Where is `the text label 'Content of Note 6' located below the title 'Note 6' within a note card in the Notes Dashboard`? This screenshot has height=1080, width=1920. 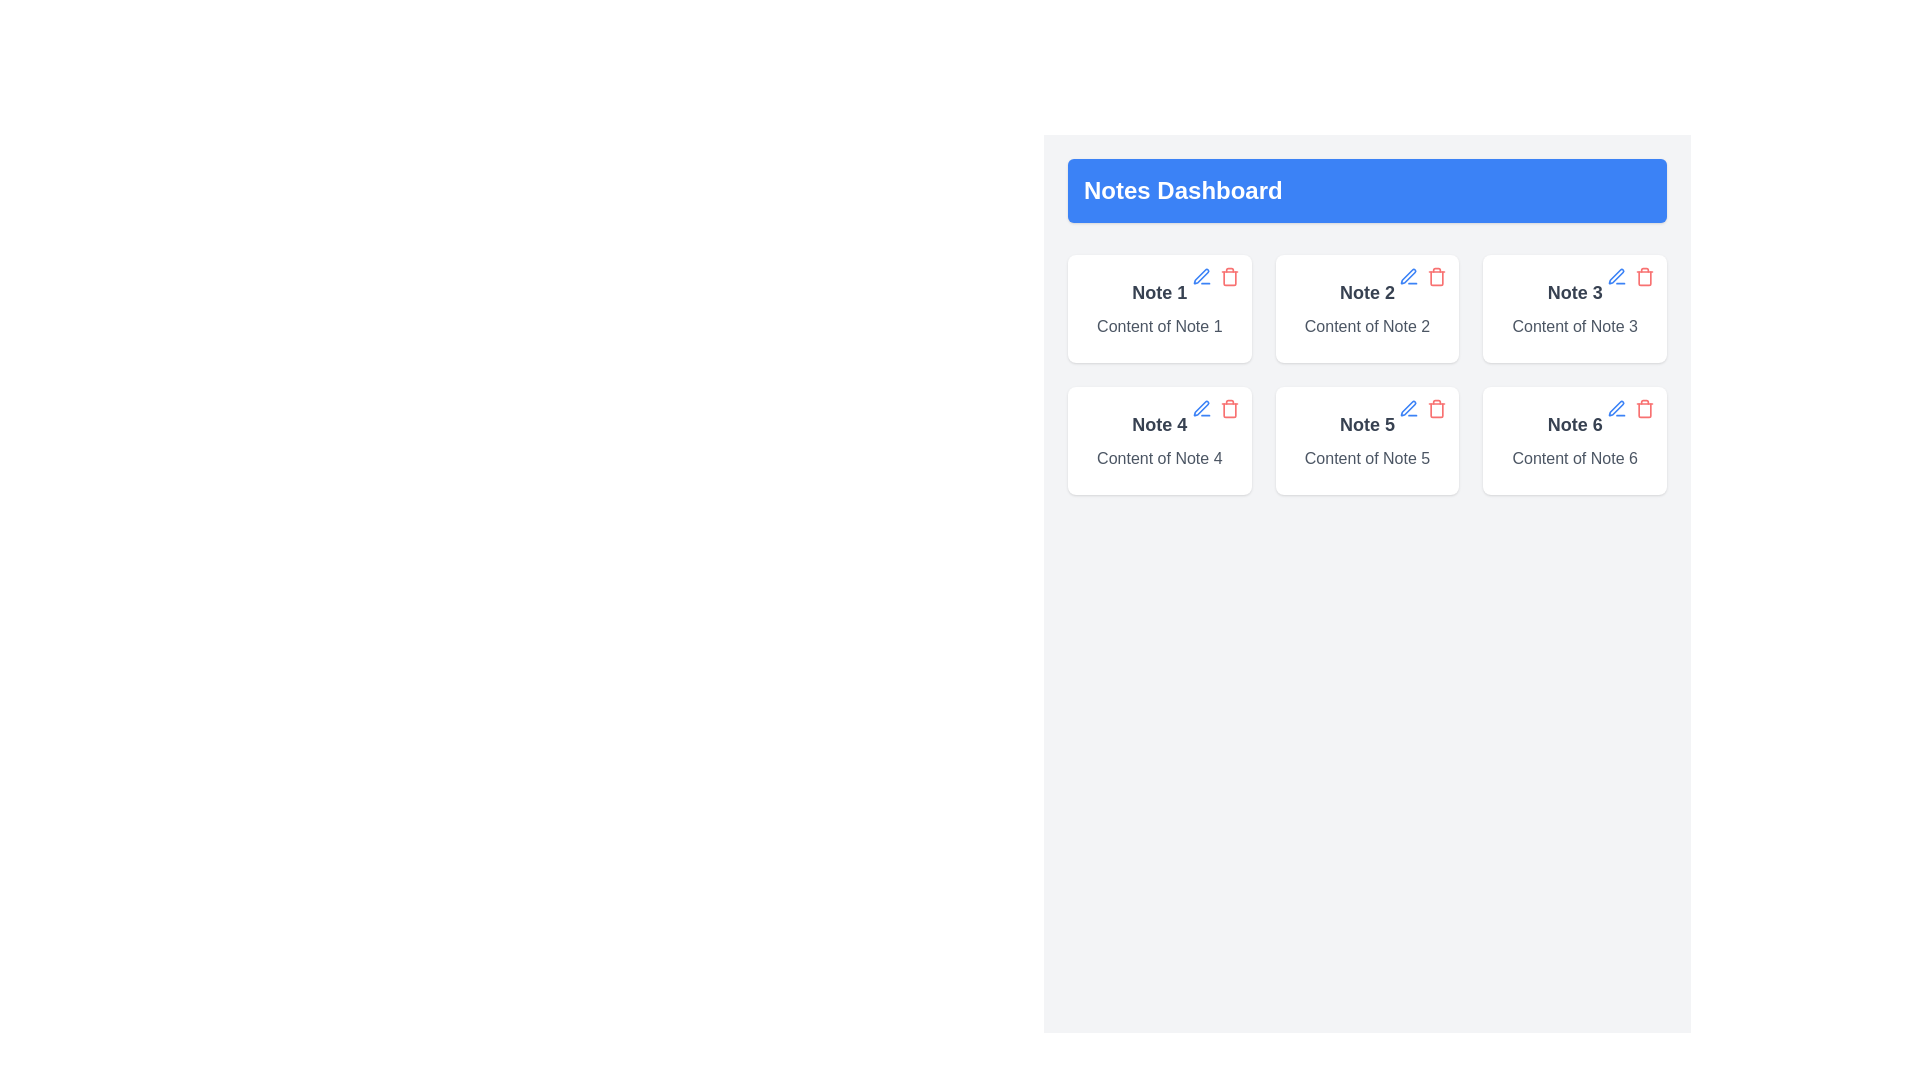 the text label 'Content of Note 6' located below the title 'Note 6' within a note card in the Notes Dashboard is located at coordinates (1574, 459).